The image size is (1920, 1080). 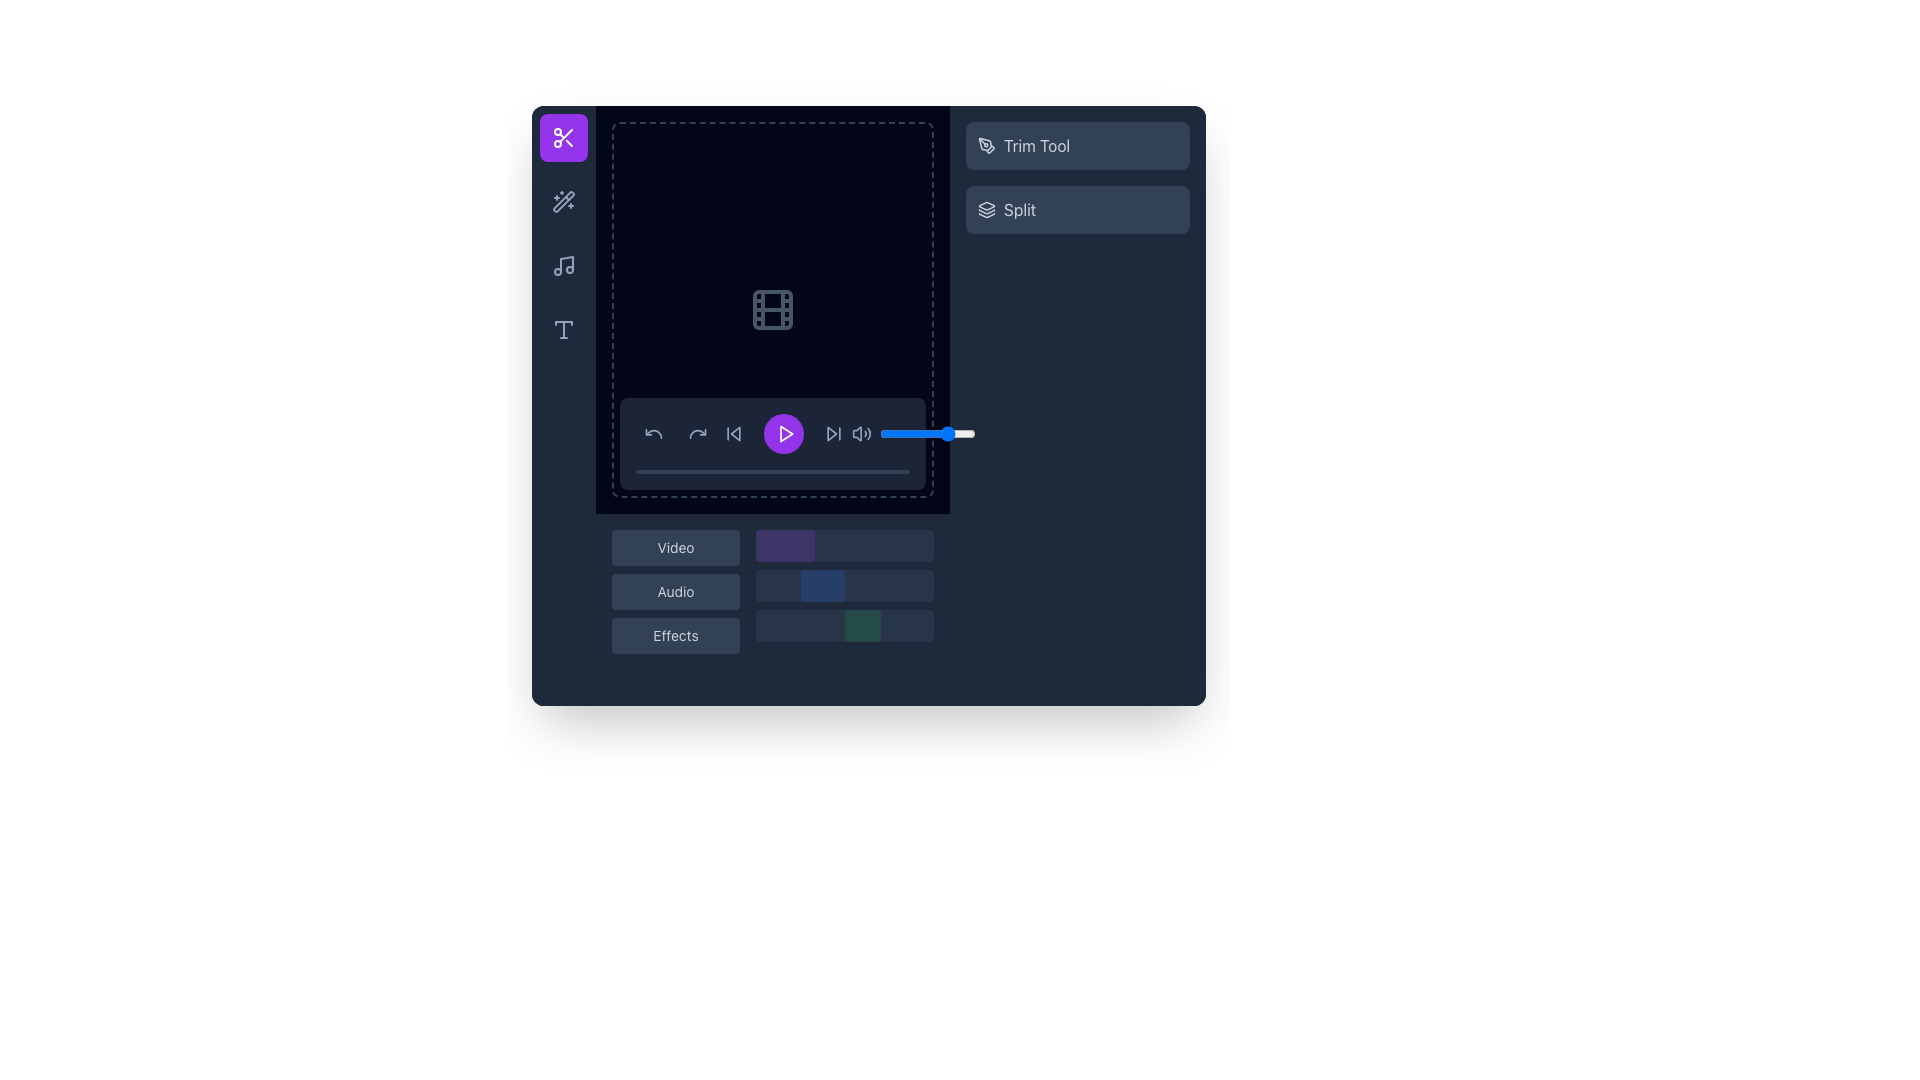 I want to click on the skip-backward media control button, which is an SVG component shaped like a left-pointing triangle, located in the media control bar, so click(x=734, y=433).